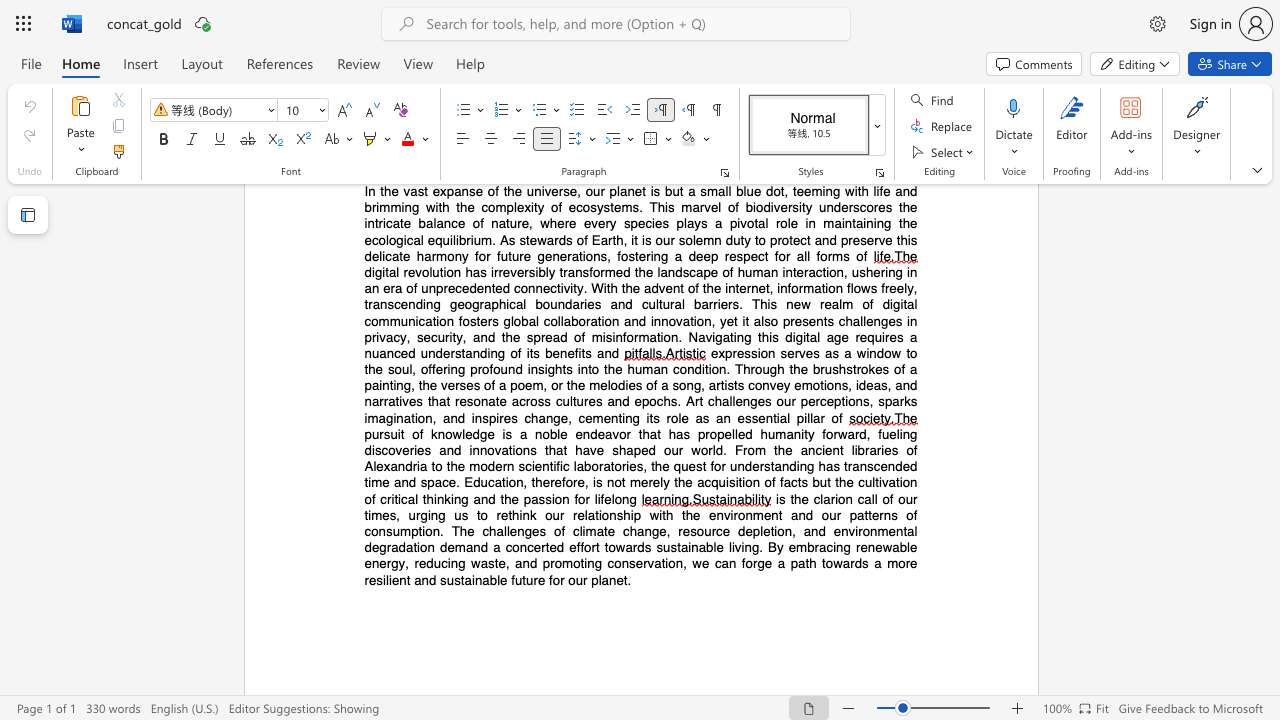  What do you see at coordinates (594, 401) in the screenshot?
I see `the subset text "s and epochs. Art chal" within the text "expression serves as a window to the soul, offering profound insights into the human condition. Through the brushstrokes of a painting, the verses of a poem, or the melodies of a song, artists convey emotions, ideas, and narratives that resonate across cultures and epochs. Art challenges our"` at bounding box center [594, 401].